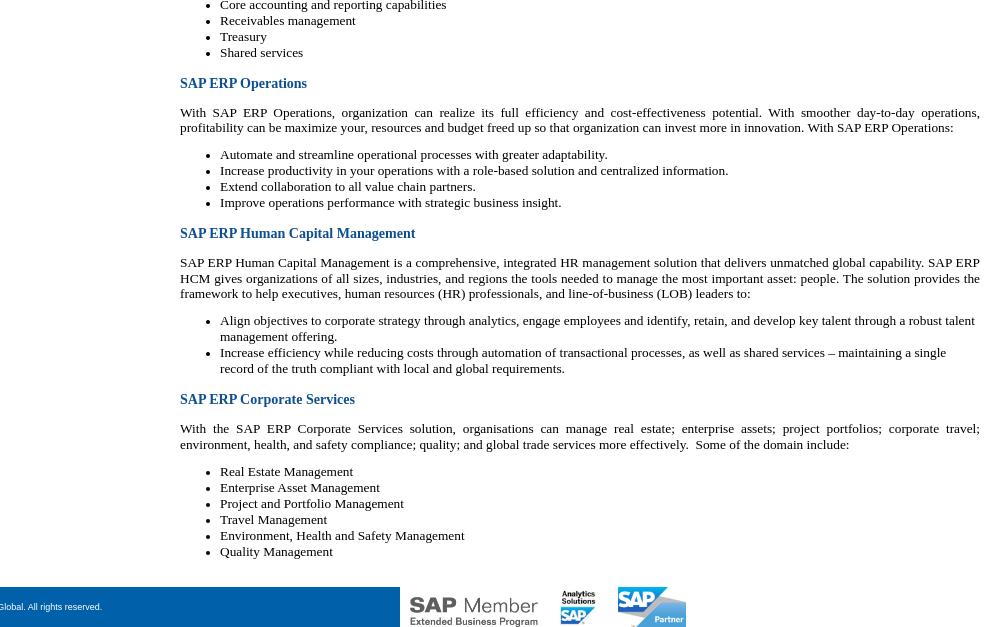  I want to click on 'Enterprise Asset
     Management', so click(299, 487).